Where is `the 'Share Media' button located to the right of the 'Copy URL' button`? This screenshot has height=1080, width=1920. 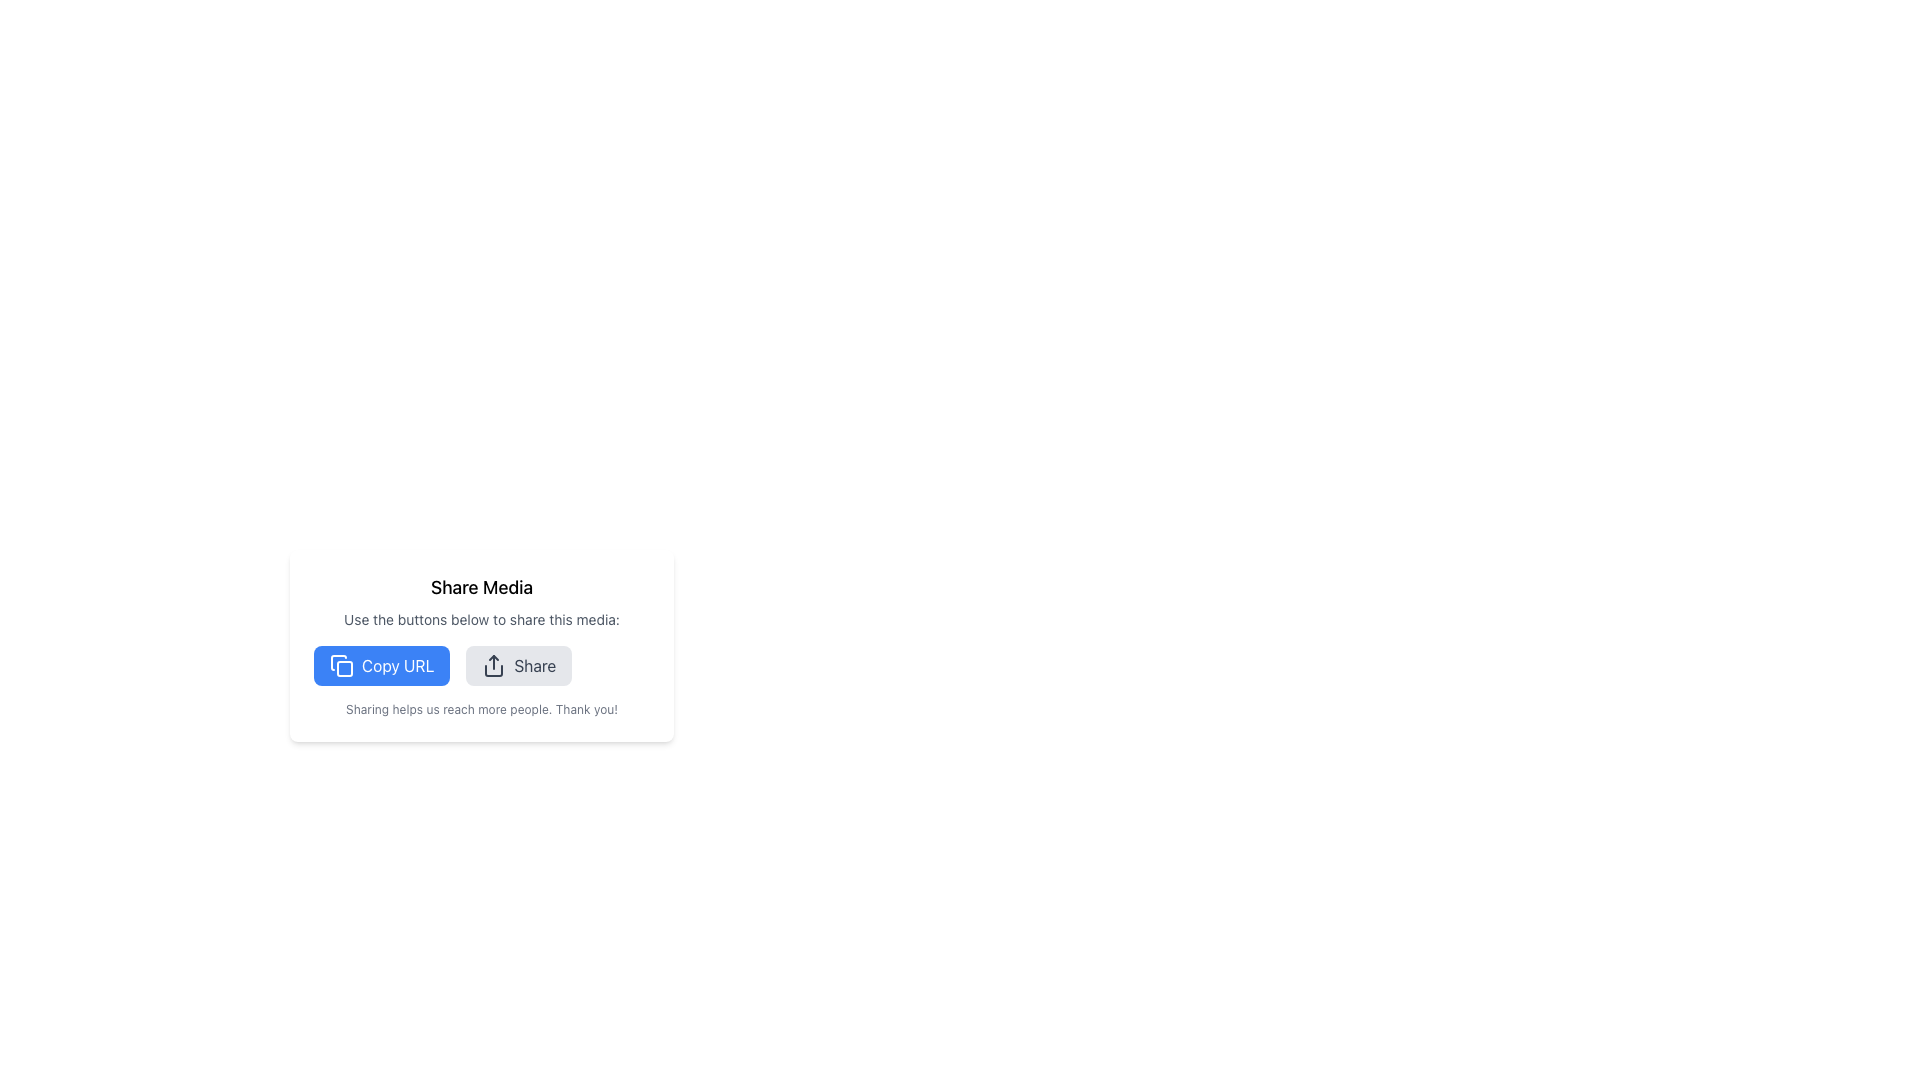 the 'Share Media' button located to the right of the 'Copy URL' button is located at coordinates (481, 645).